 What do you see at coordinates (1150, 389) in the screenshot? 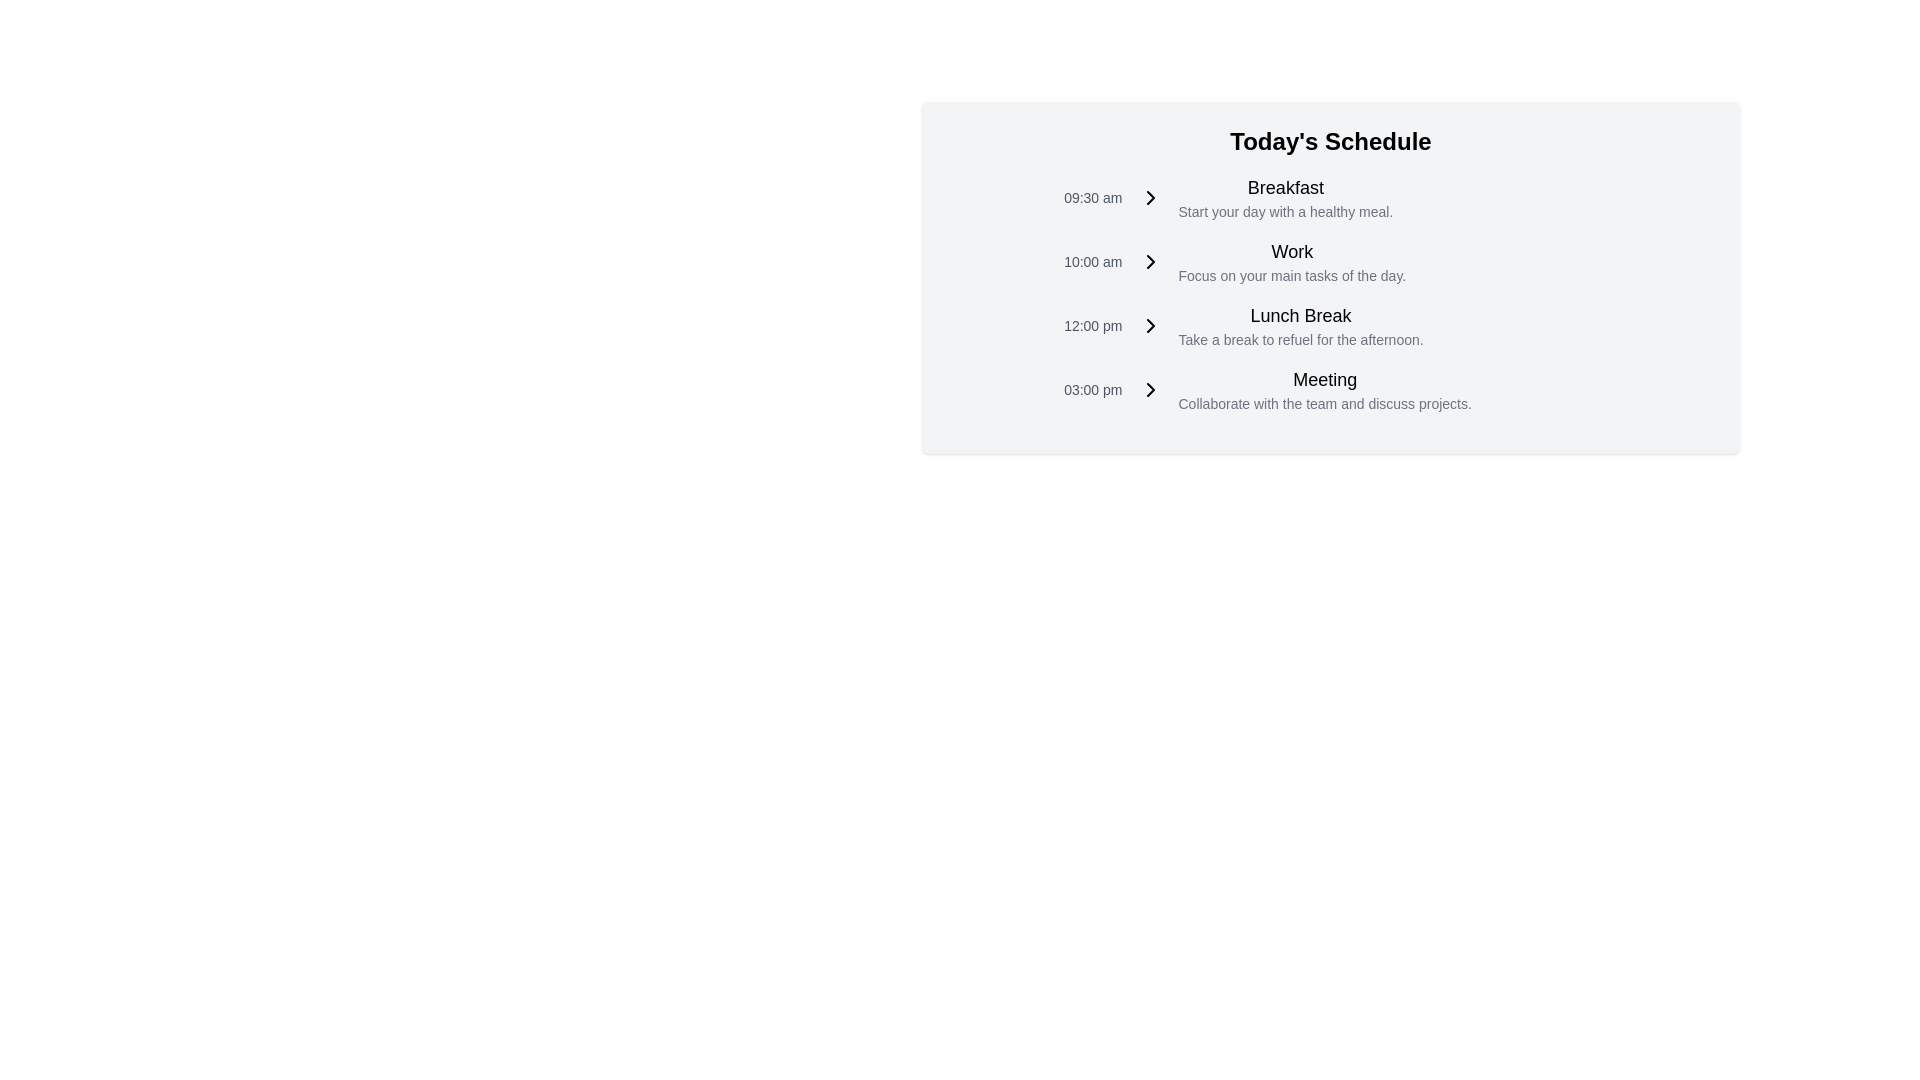
I see `the right-pointing chevron icon located directly to the right of the '03:00 pm' label in the schedule listing` at bounding box center [1150, 389].